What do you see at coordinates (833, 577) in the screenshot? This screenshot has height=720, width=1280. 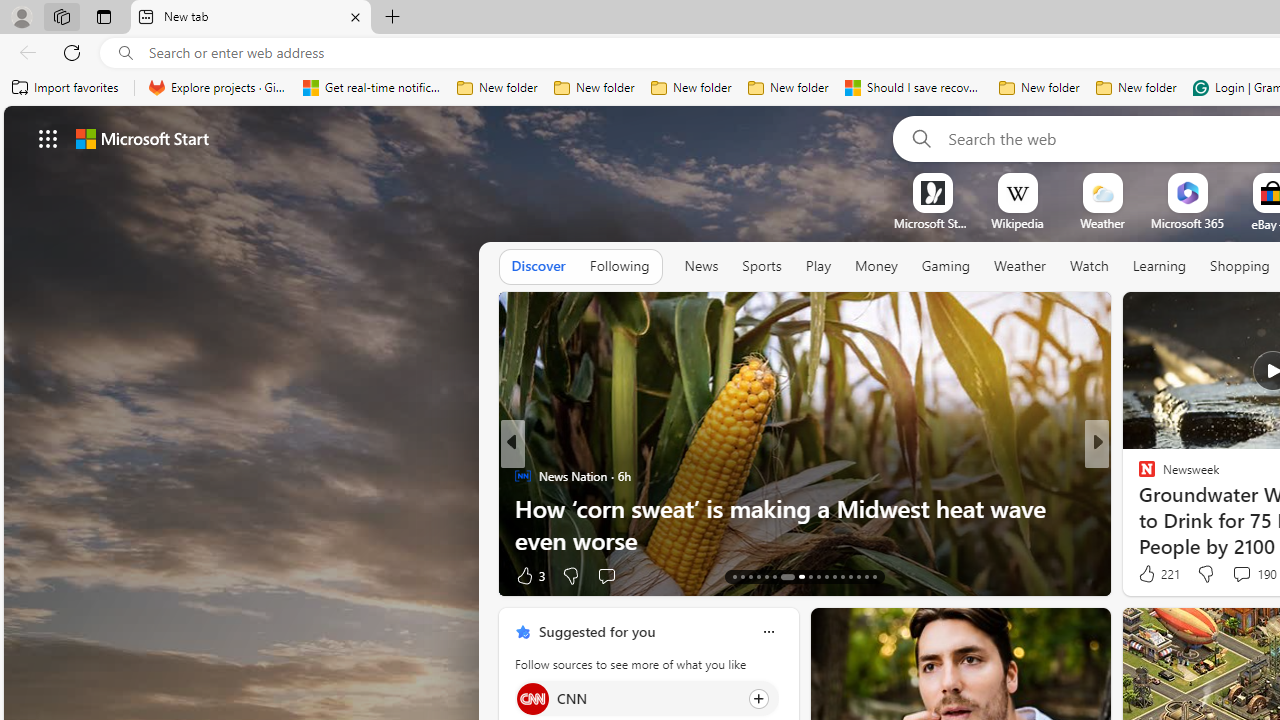 I see `'AutomationID: tab-24'` at bounding box center [833, 577].